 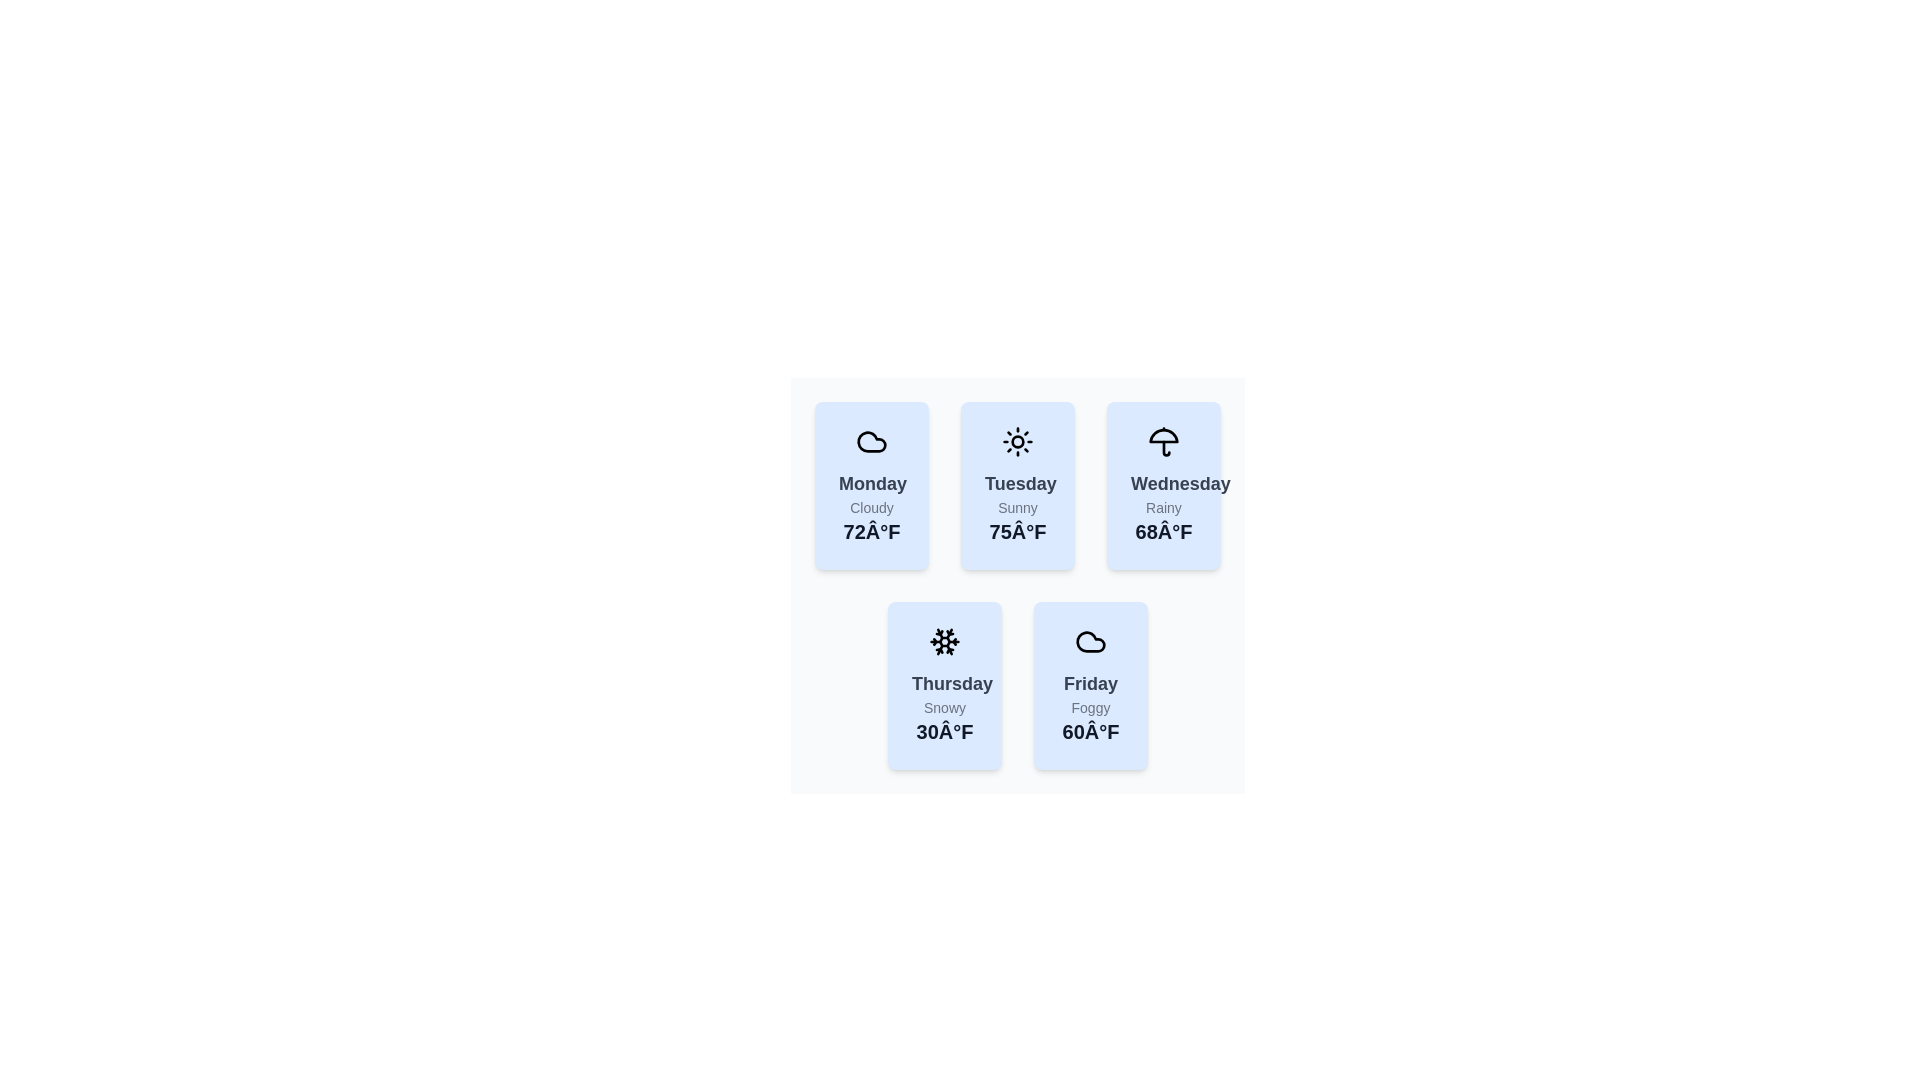 I want to click on the weather condition icon representing 'Foggy' for Friday, so click(x=1089, y=641).